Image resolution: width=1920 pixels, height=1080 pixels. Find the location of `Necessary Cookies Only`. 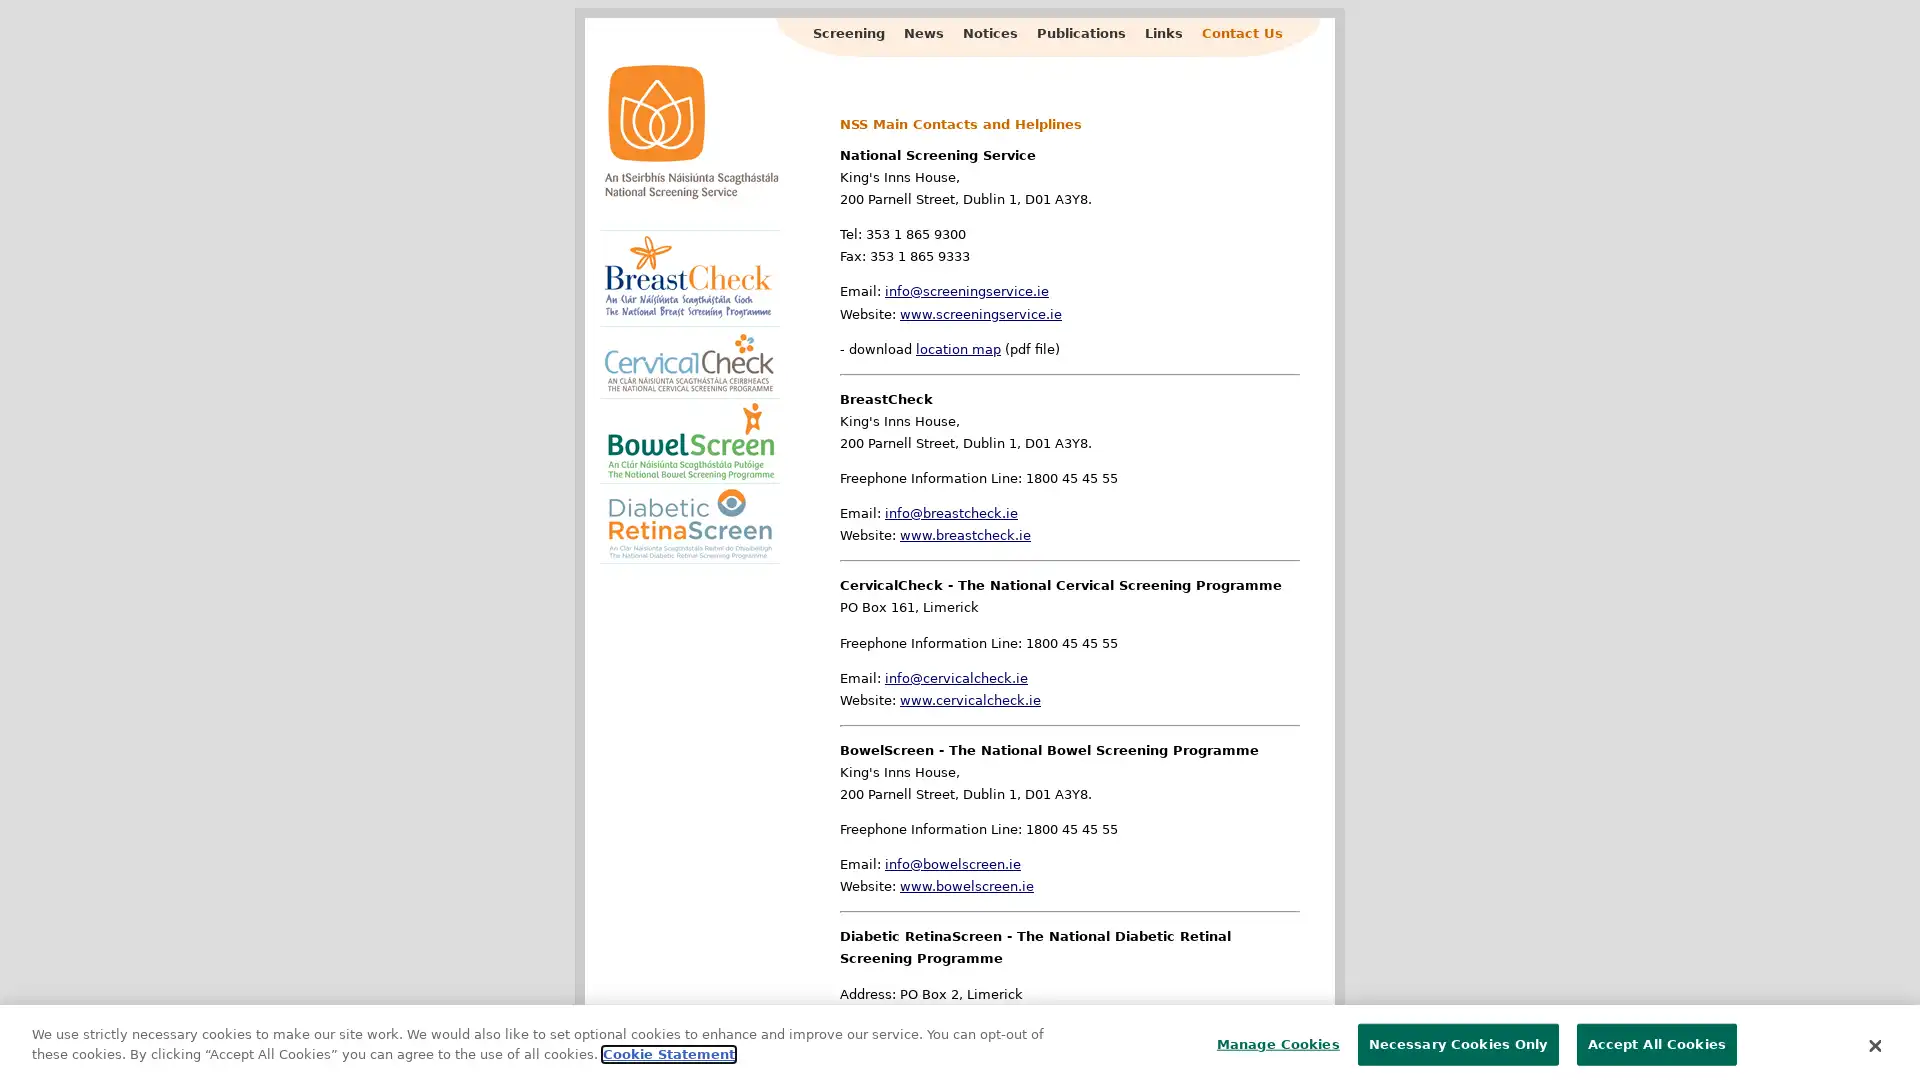

Necessary Cookies Only is located at coordinates (1457, 1036).